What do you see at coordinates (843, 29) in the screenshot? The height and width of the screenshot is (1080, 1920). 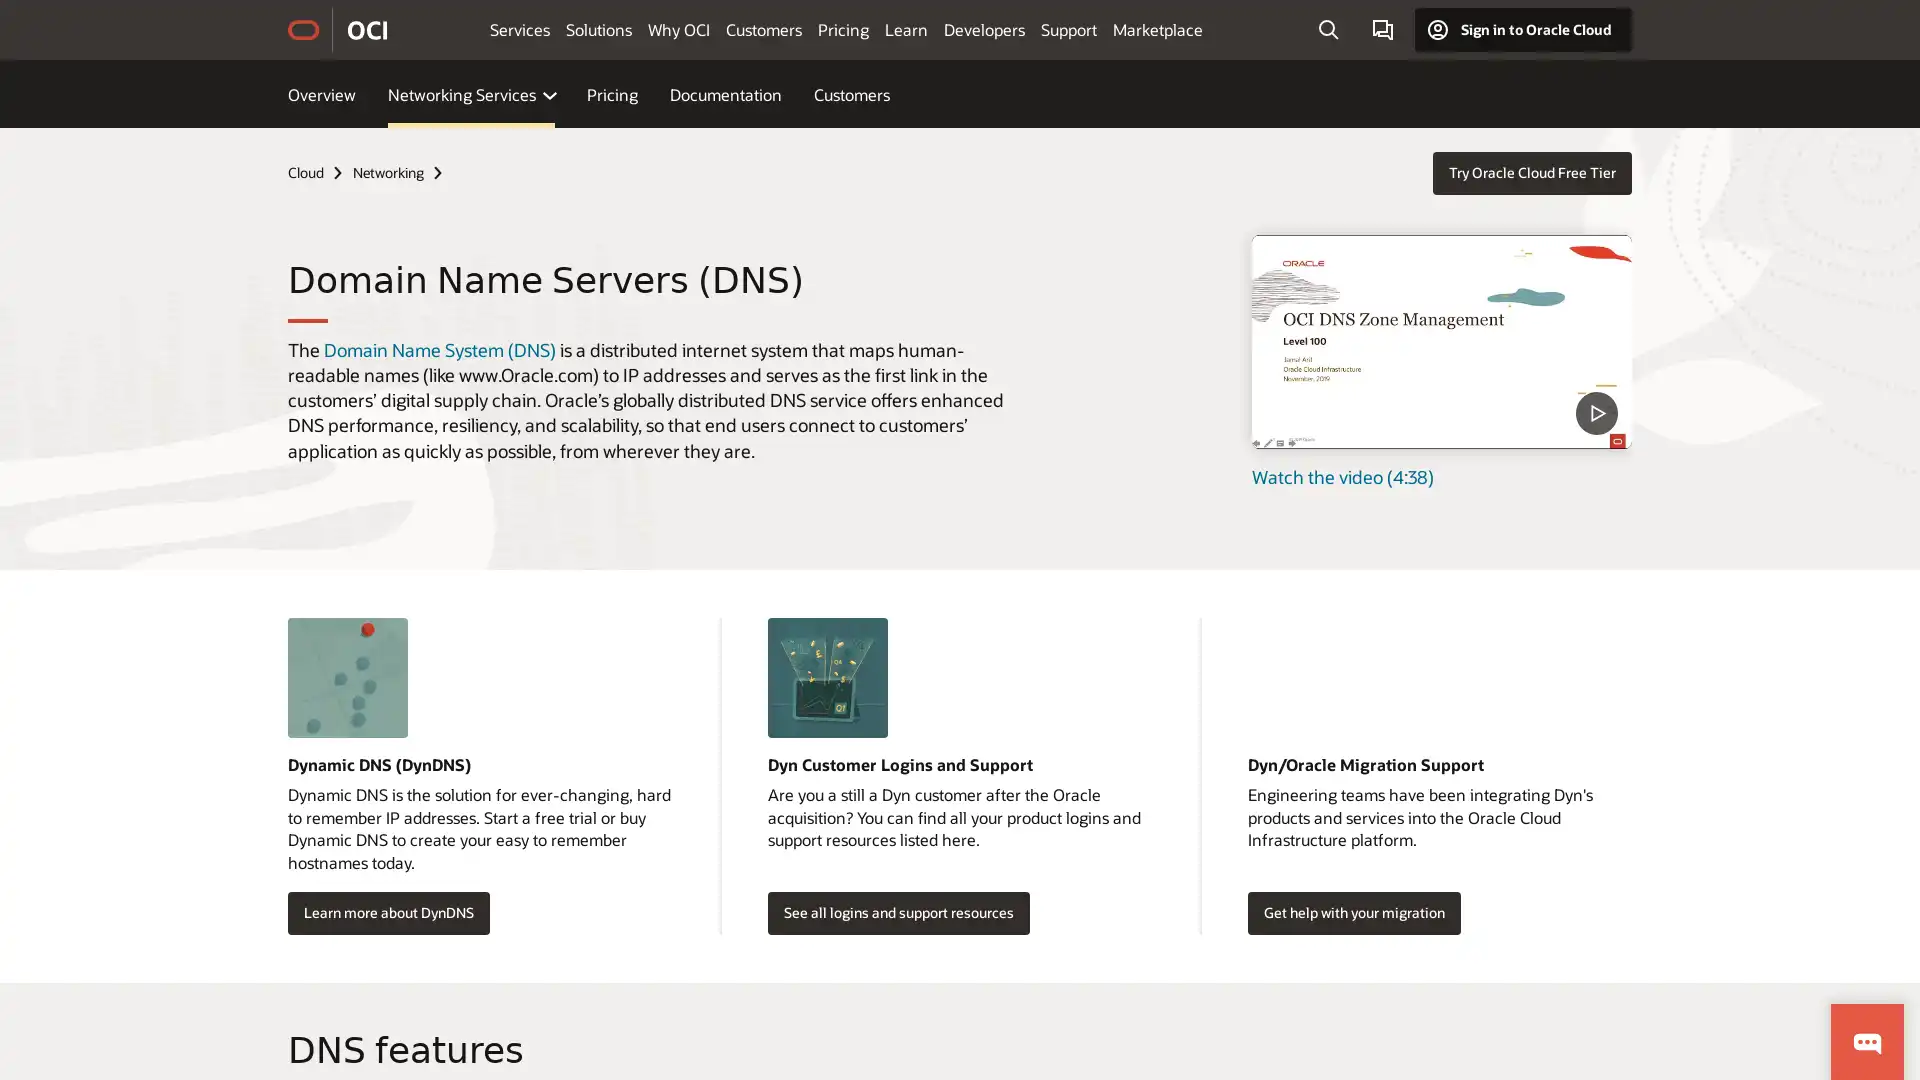 I see `Pricing` at bounding box center [843, 29].